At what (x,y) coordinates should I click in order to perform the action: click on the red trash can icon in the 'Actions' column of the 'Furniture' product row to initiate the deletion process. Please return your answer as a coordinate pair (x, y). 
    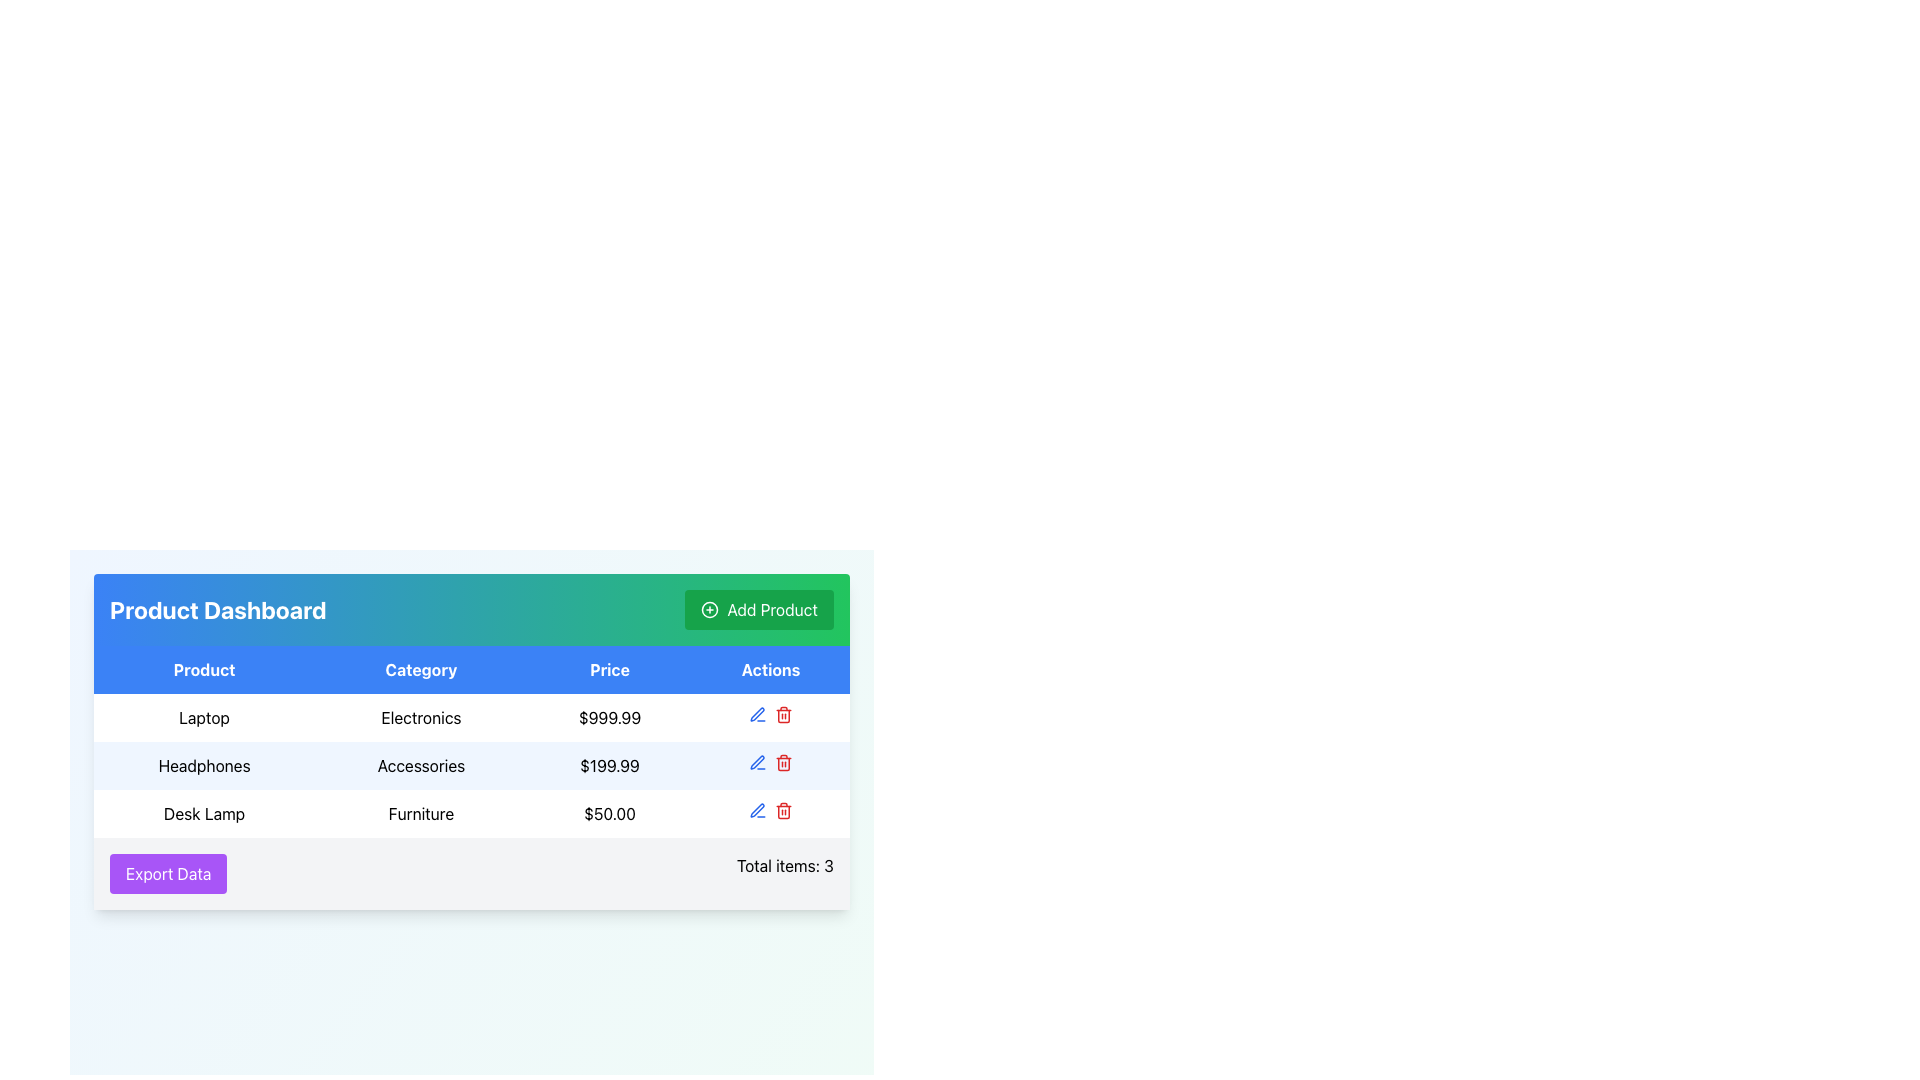
    Looking at the image, I should click on (782, 810).